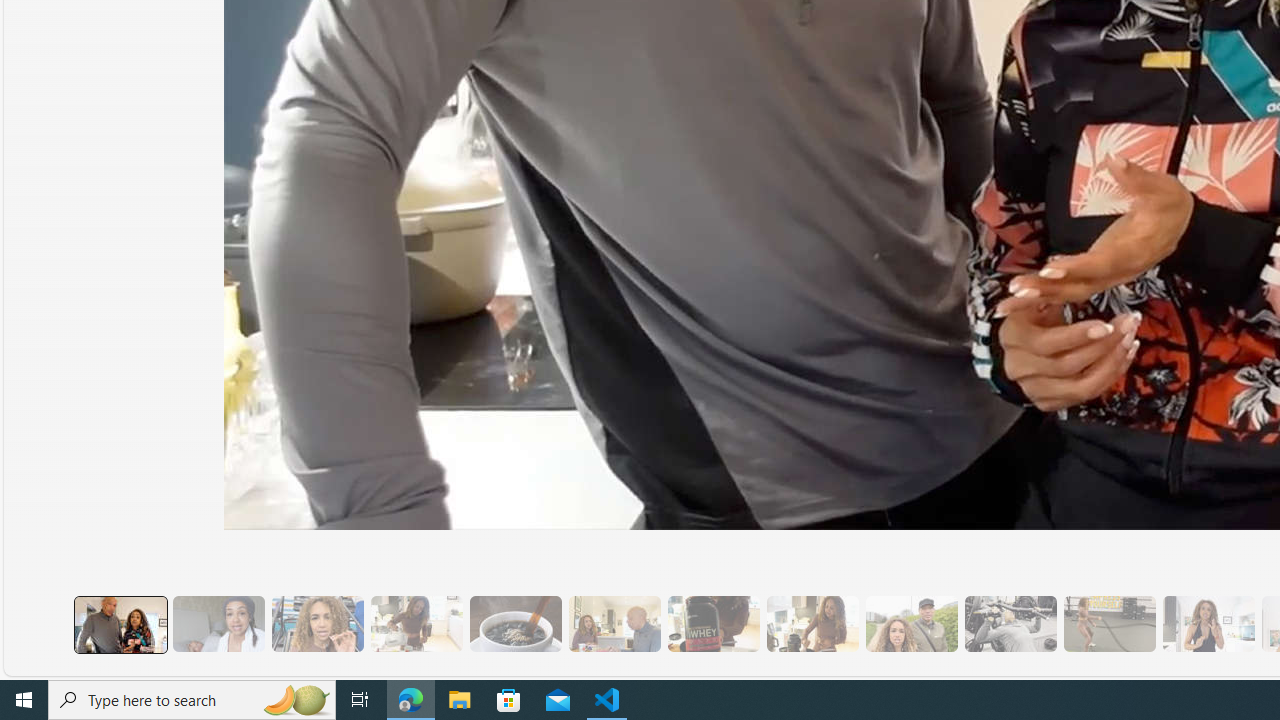 The width and height of the screenshot is (1280, 720). Describe the element at coordinates (1010, 623) in the screenshot. I see `'9 They Do Bench Exercises'` at that location.